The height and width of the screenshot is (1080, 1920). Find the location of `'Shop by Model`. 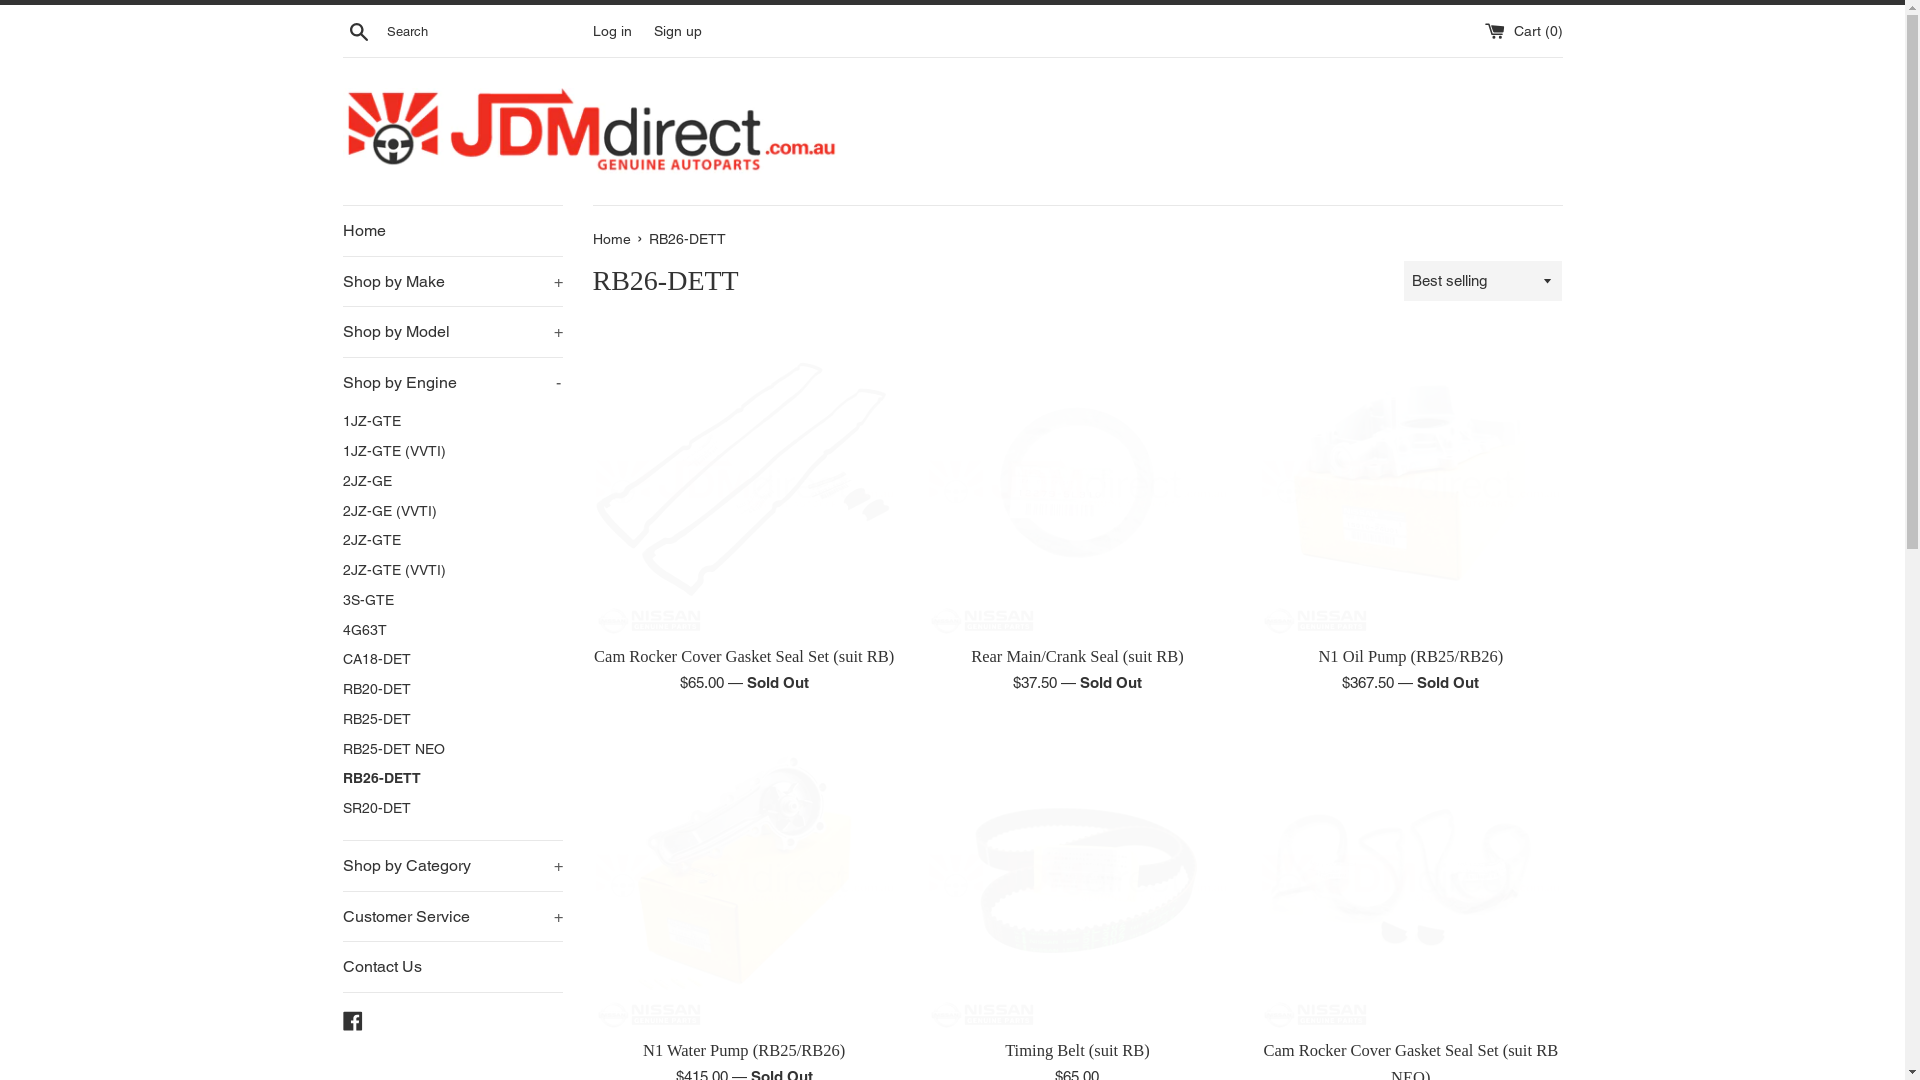

'Shop by Model is located at coordinates (450, 330).